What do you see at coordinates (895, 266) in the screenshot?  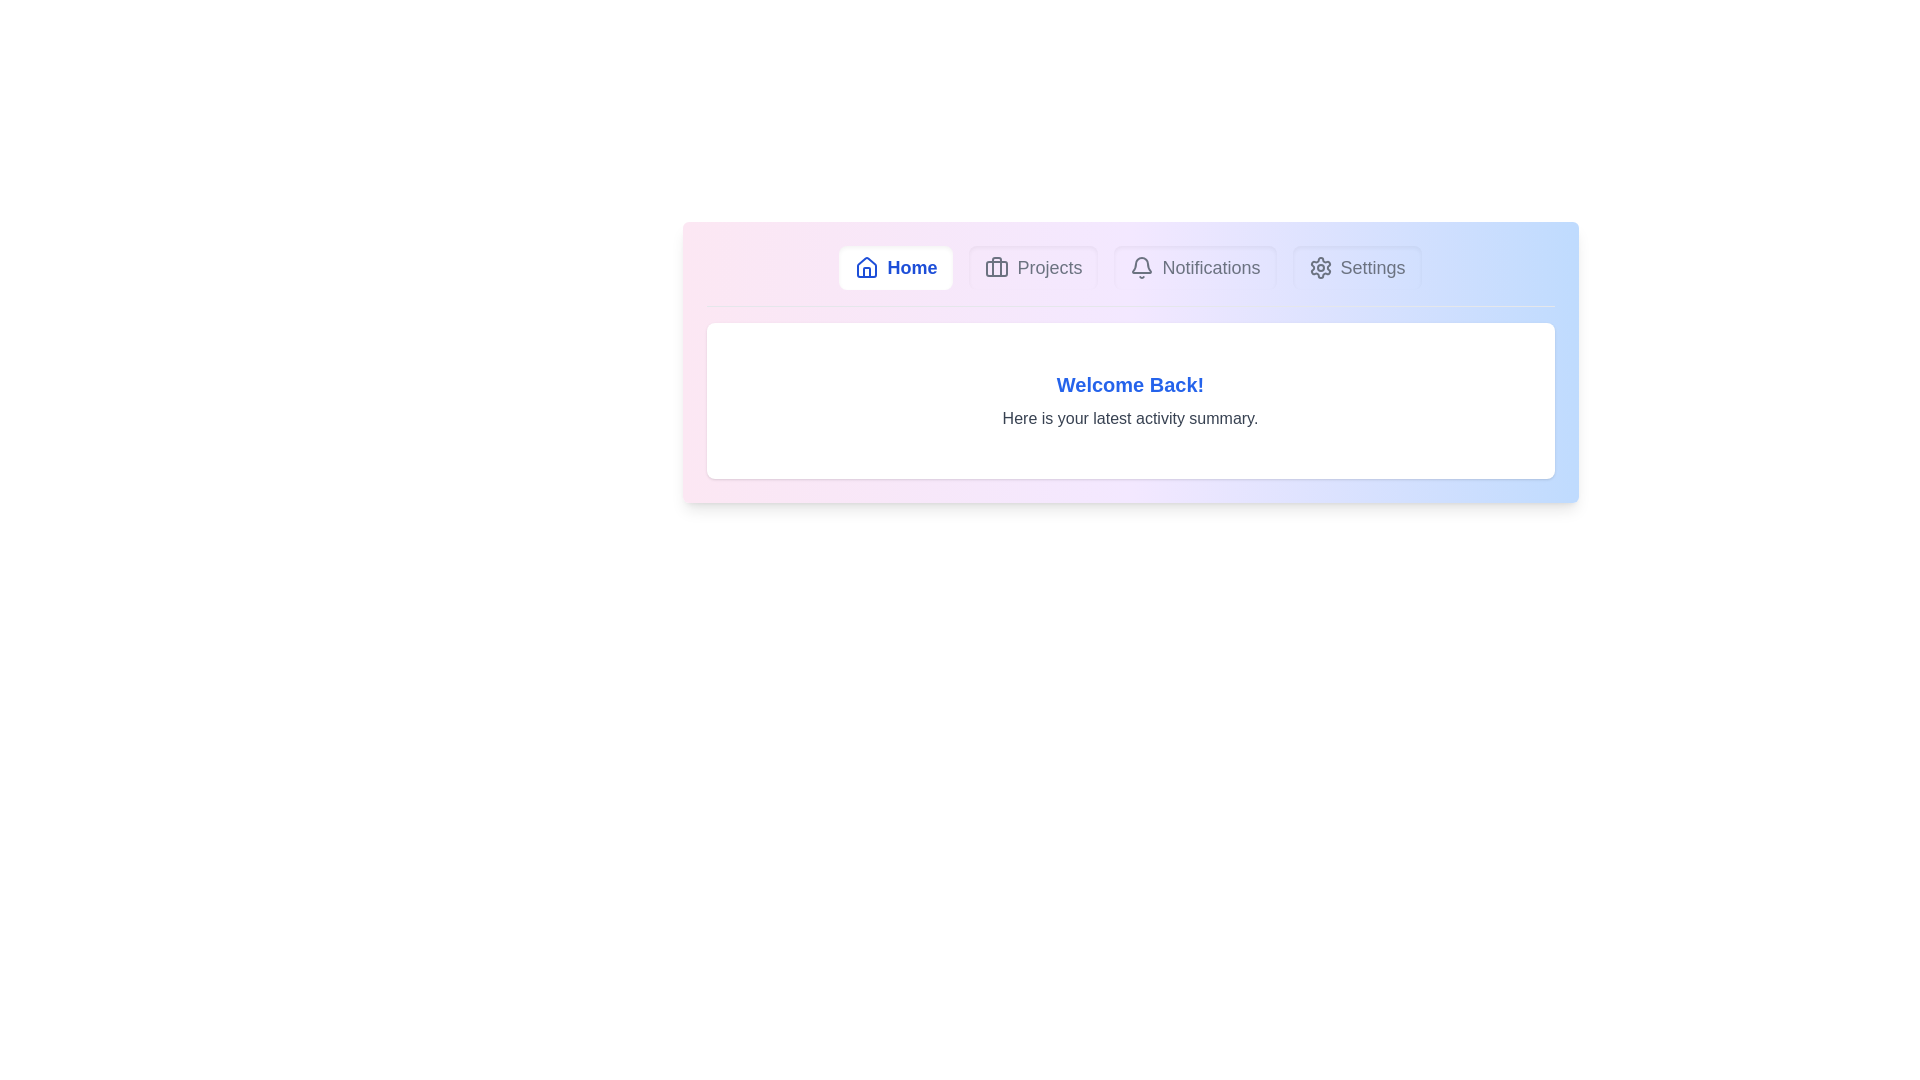 I see `the Home tab to switch to its content` at bounding box center [895, 266].